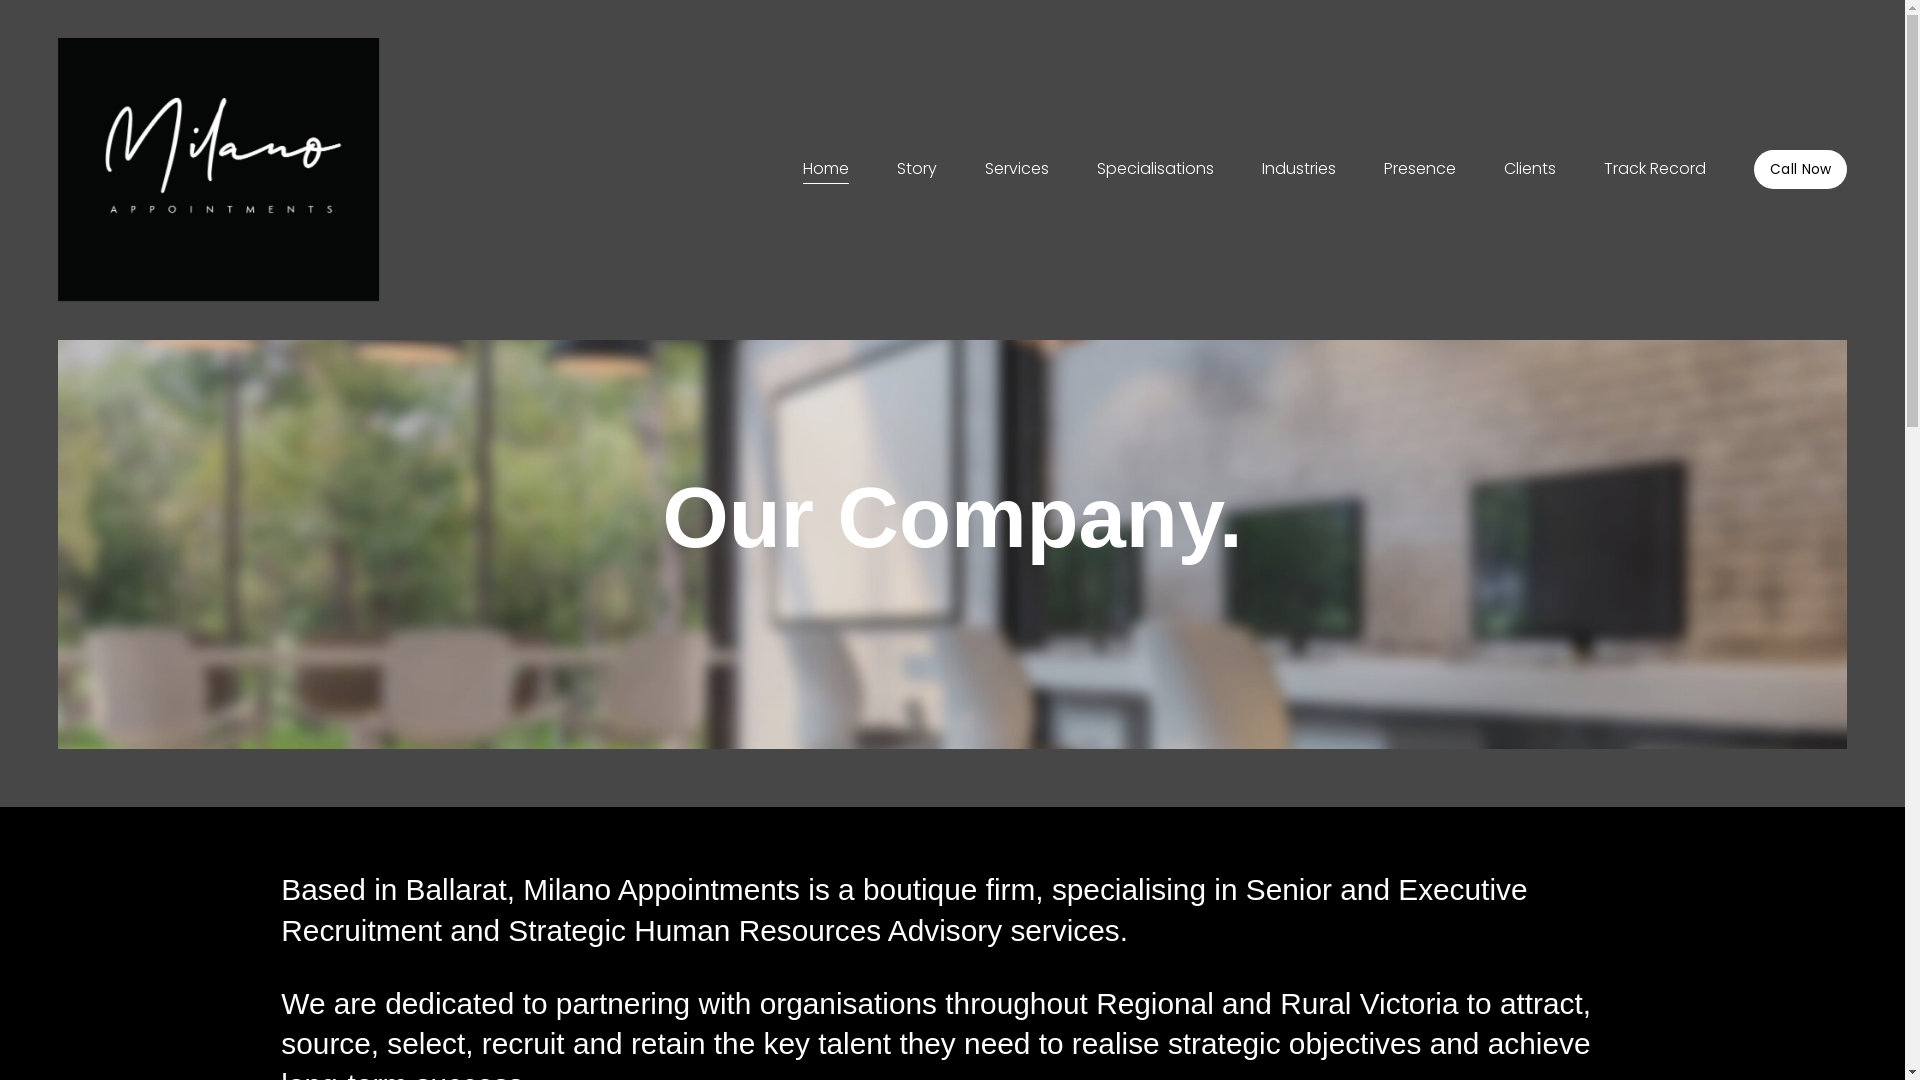 The height and width of the screenshot is (1080, 1920). I want to click on 'Services', so click(1017, 168).